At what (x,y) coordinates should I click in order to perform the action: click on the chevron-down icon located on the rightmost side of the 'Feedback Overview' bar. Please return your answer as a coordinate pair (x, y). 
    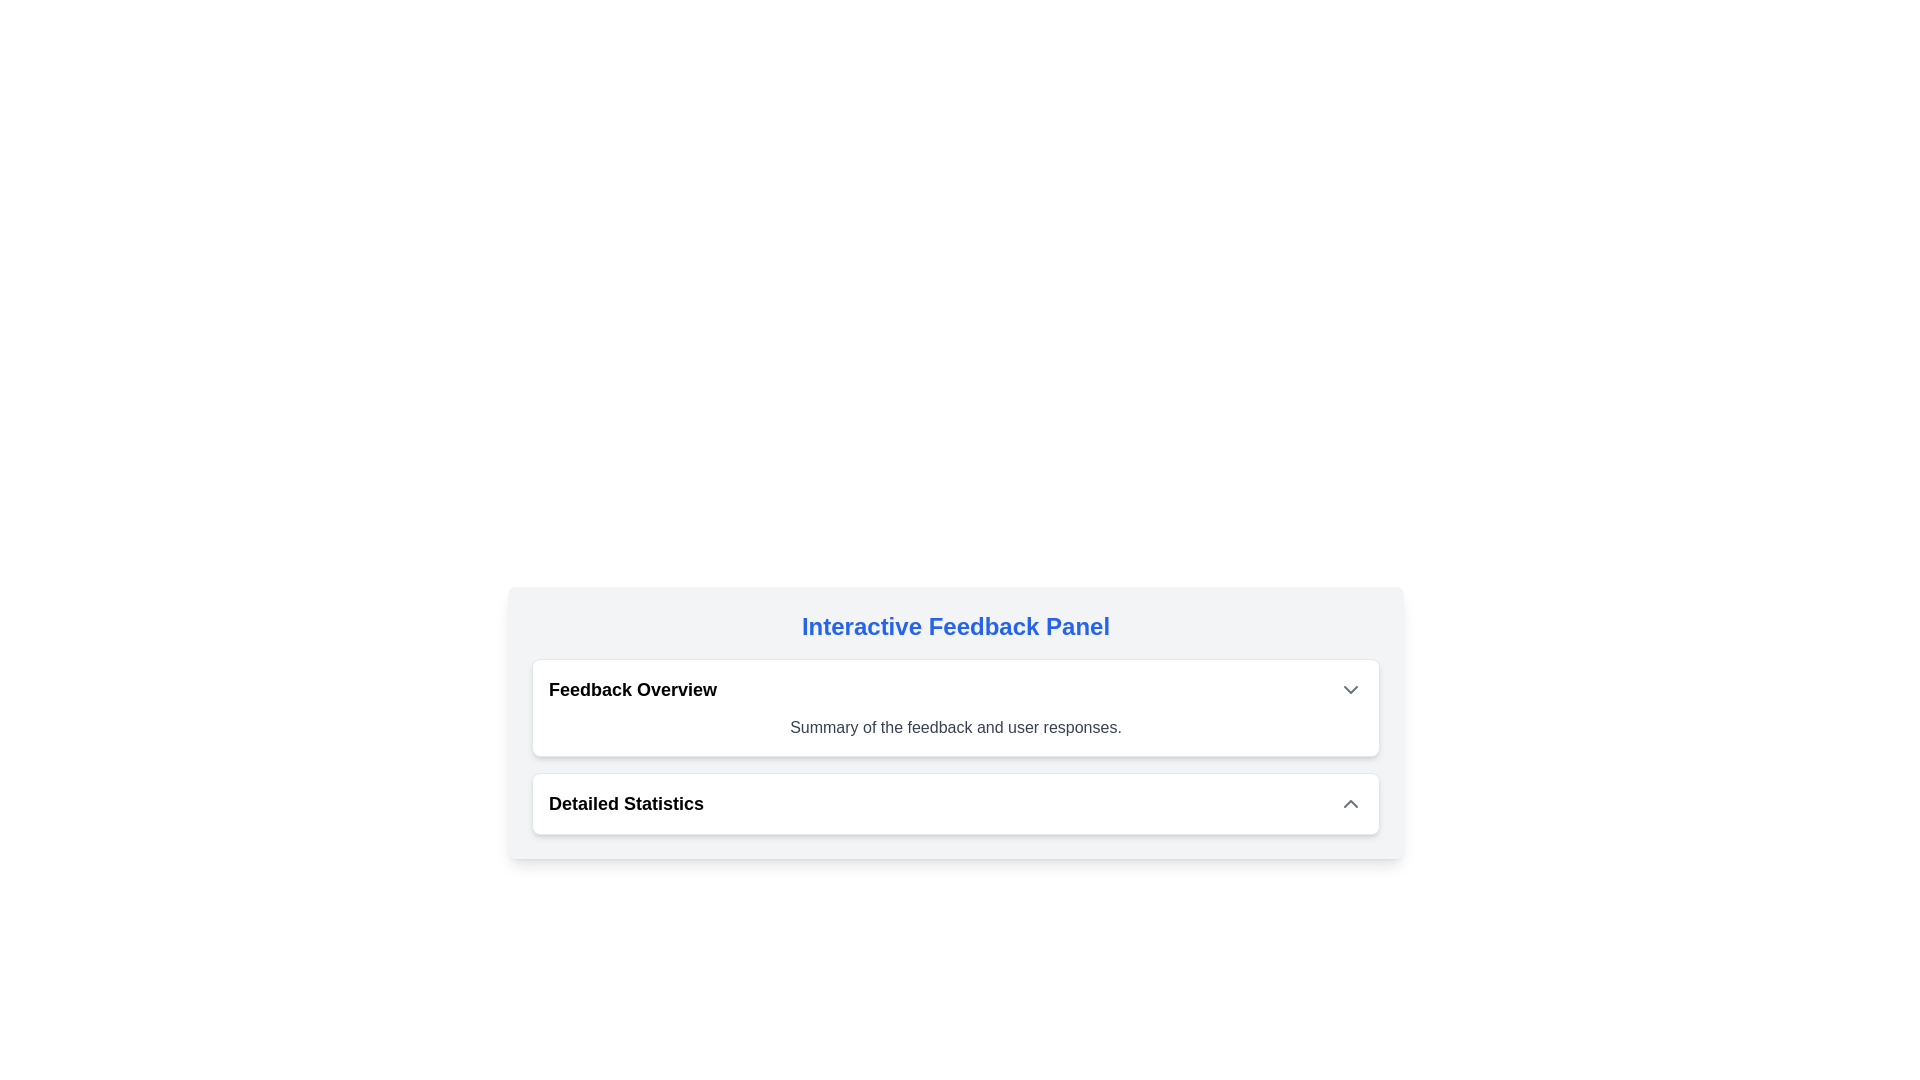
    Looking at the image, I should click on (1350, 689).